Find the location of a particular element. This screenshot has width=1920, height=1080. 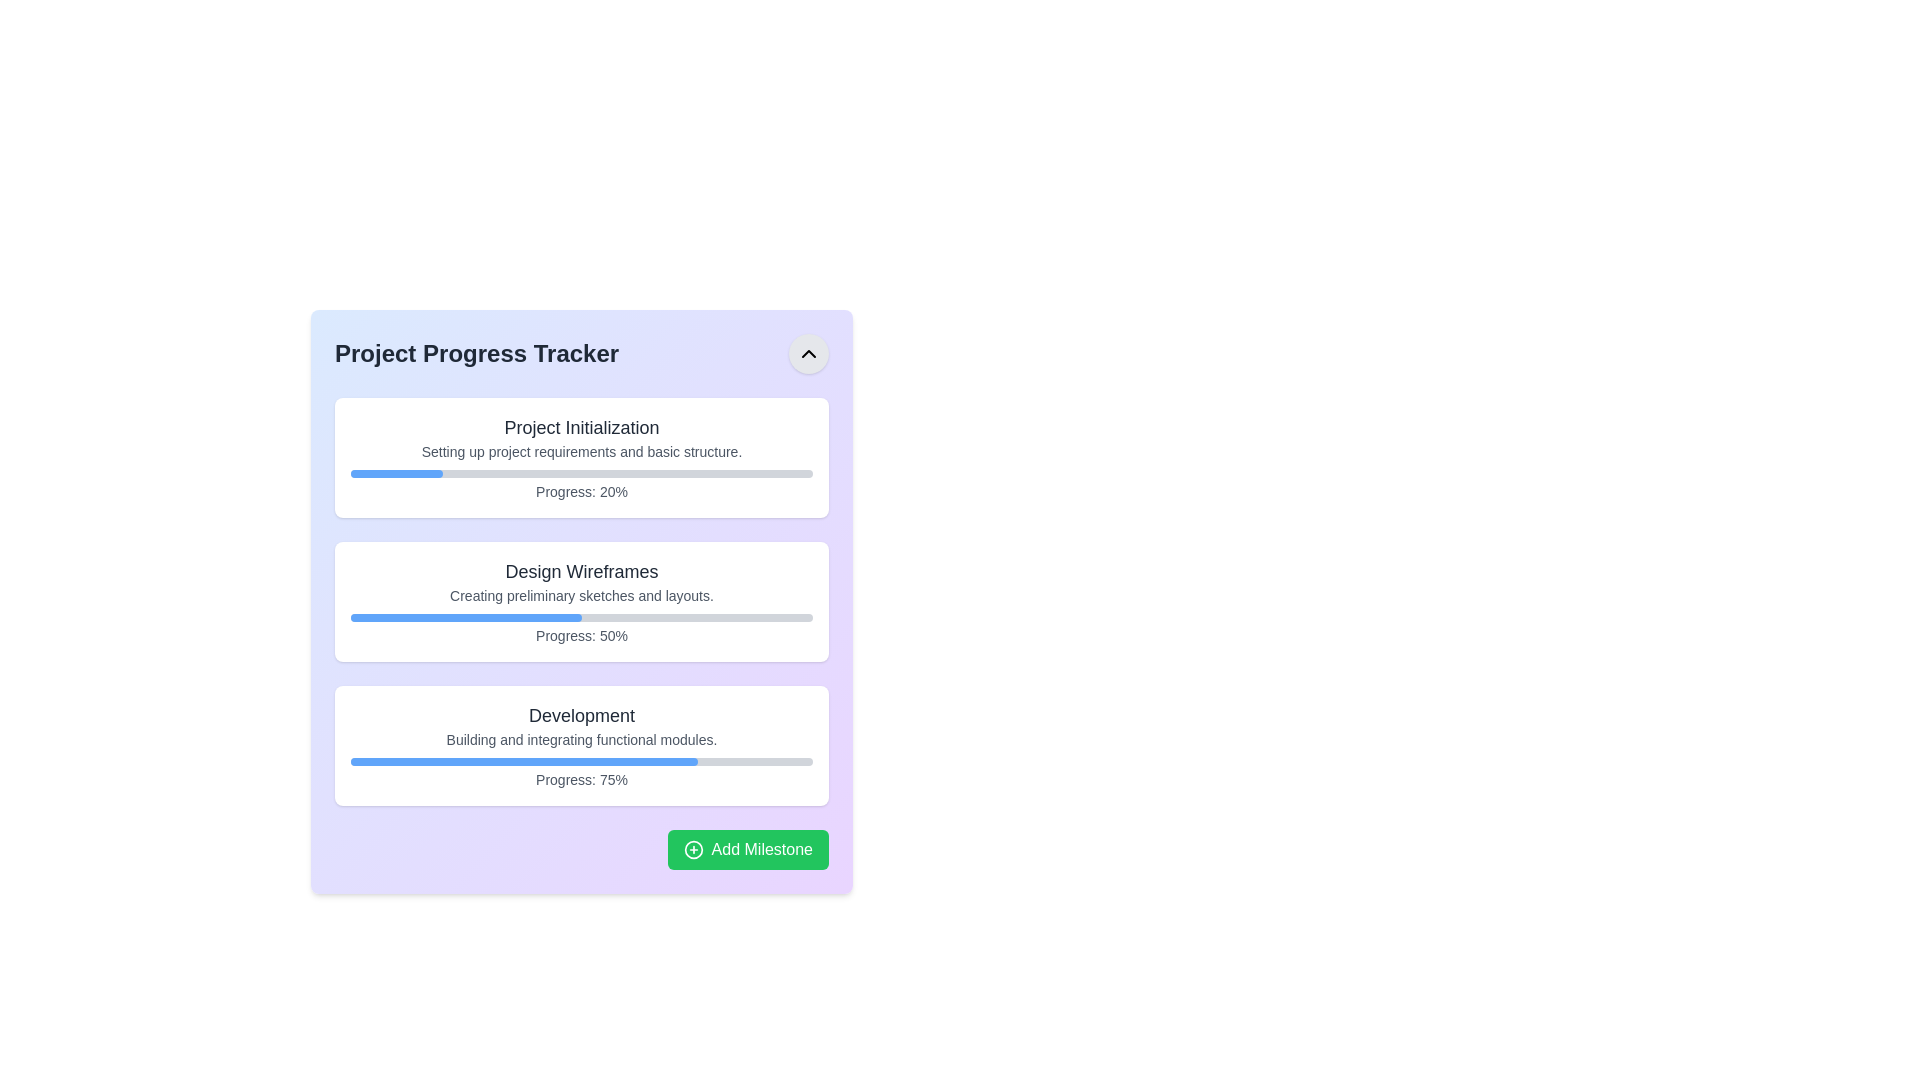

the Text label that describes the current stage of the project, specifically indicating the initialization phase, located under 'Project Initialization' is located at coordinates (580, 451).